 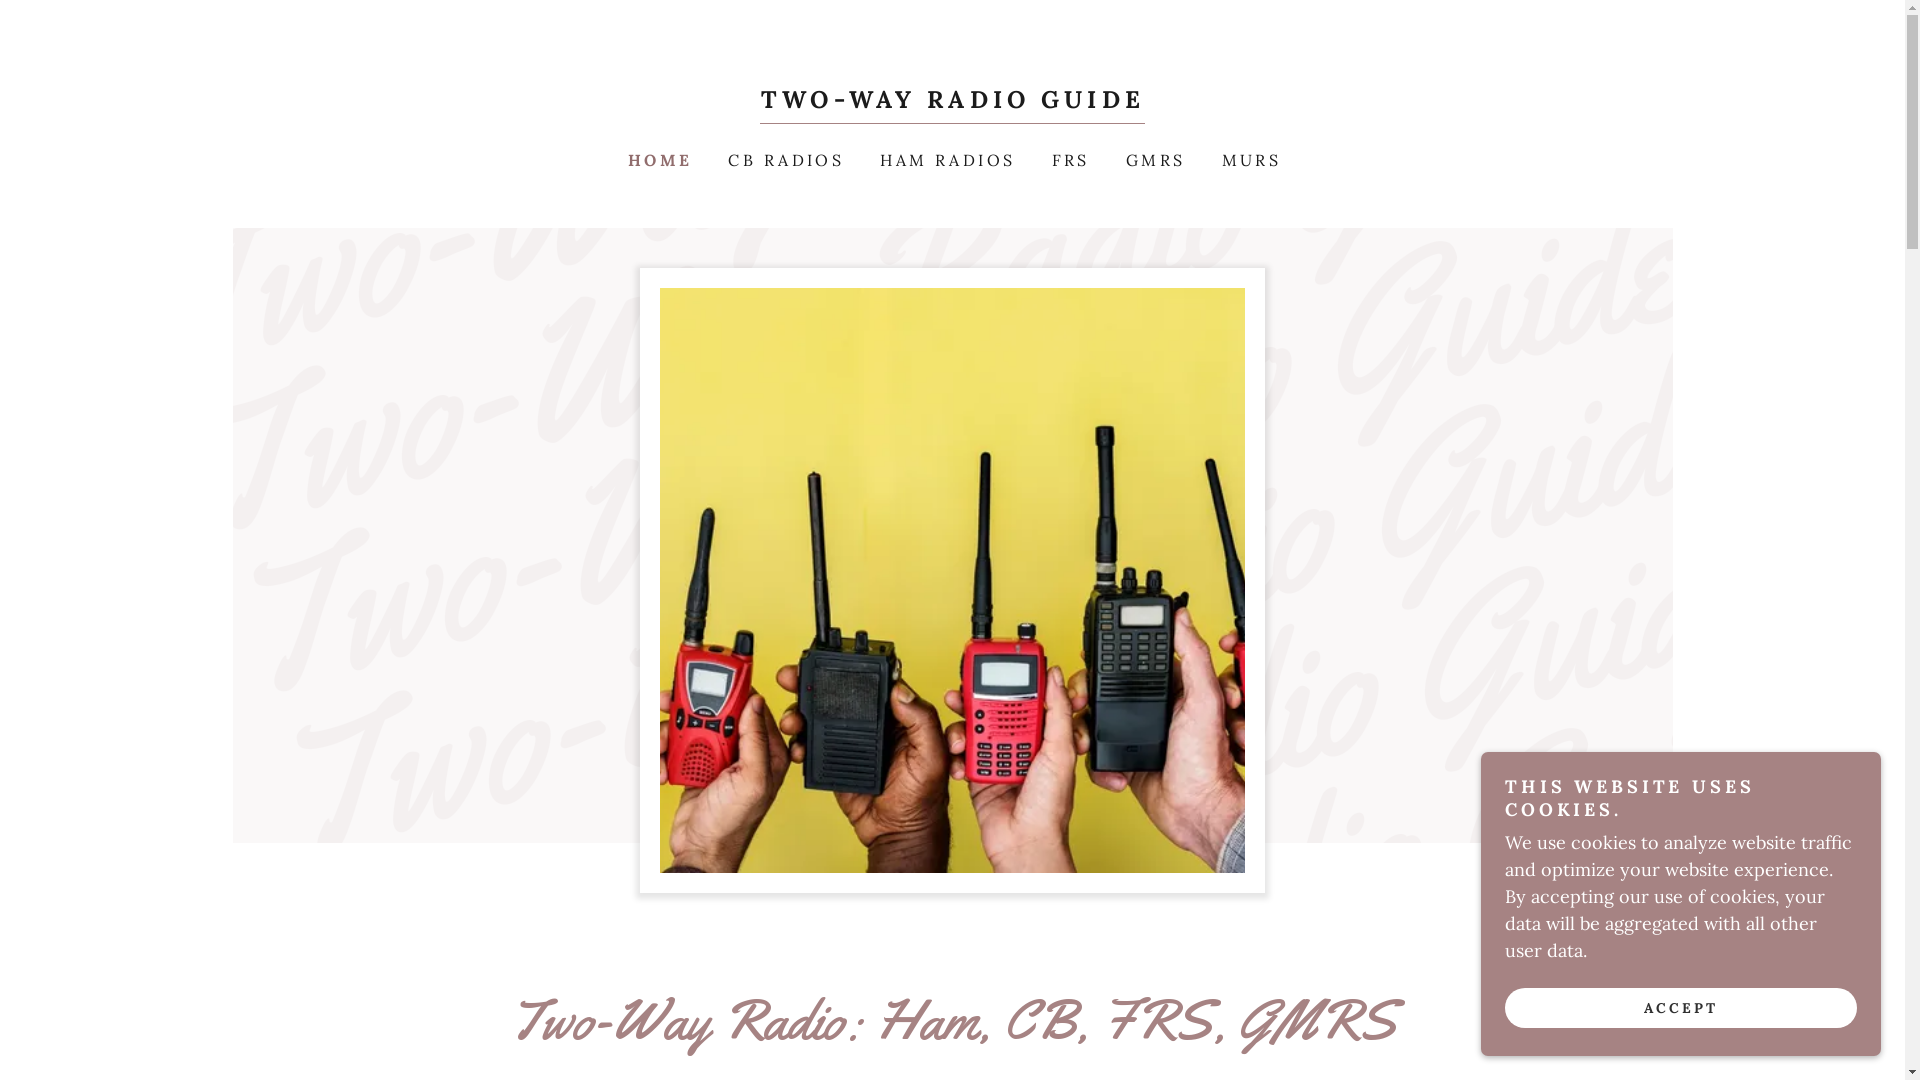 What do you see at coordinates (1153, 158) in the screenshot?
I see `'GMRS'` at bounding box center [1153, 158].